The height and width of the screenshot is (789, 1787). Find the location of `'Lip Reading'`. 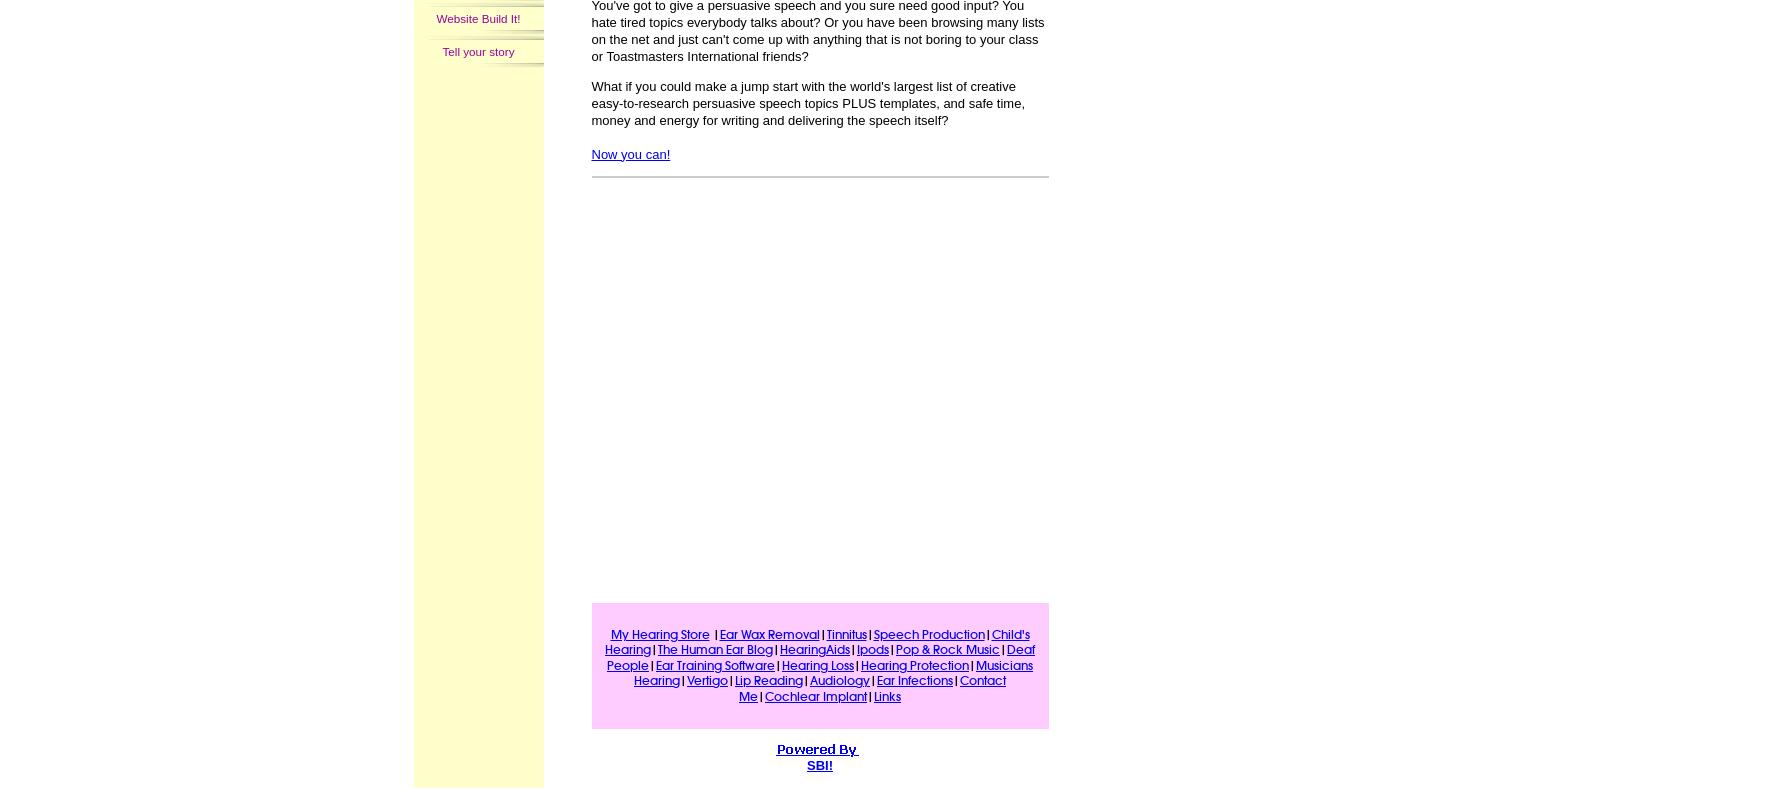

'Lip Reading' is located at coordinates (768, 679).